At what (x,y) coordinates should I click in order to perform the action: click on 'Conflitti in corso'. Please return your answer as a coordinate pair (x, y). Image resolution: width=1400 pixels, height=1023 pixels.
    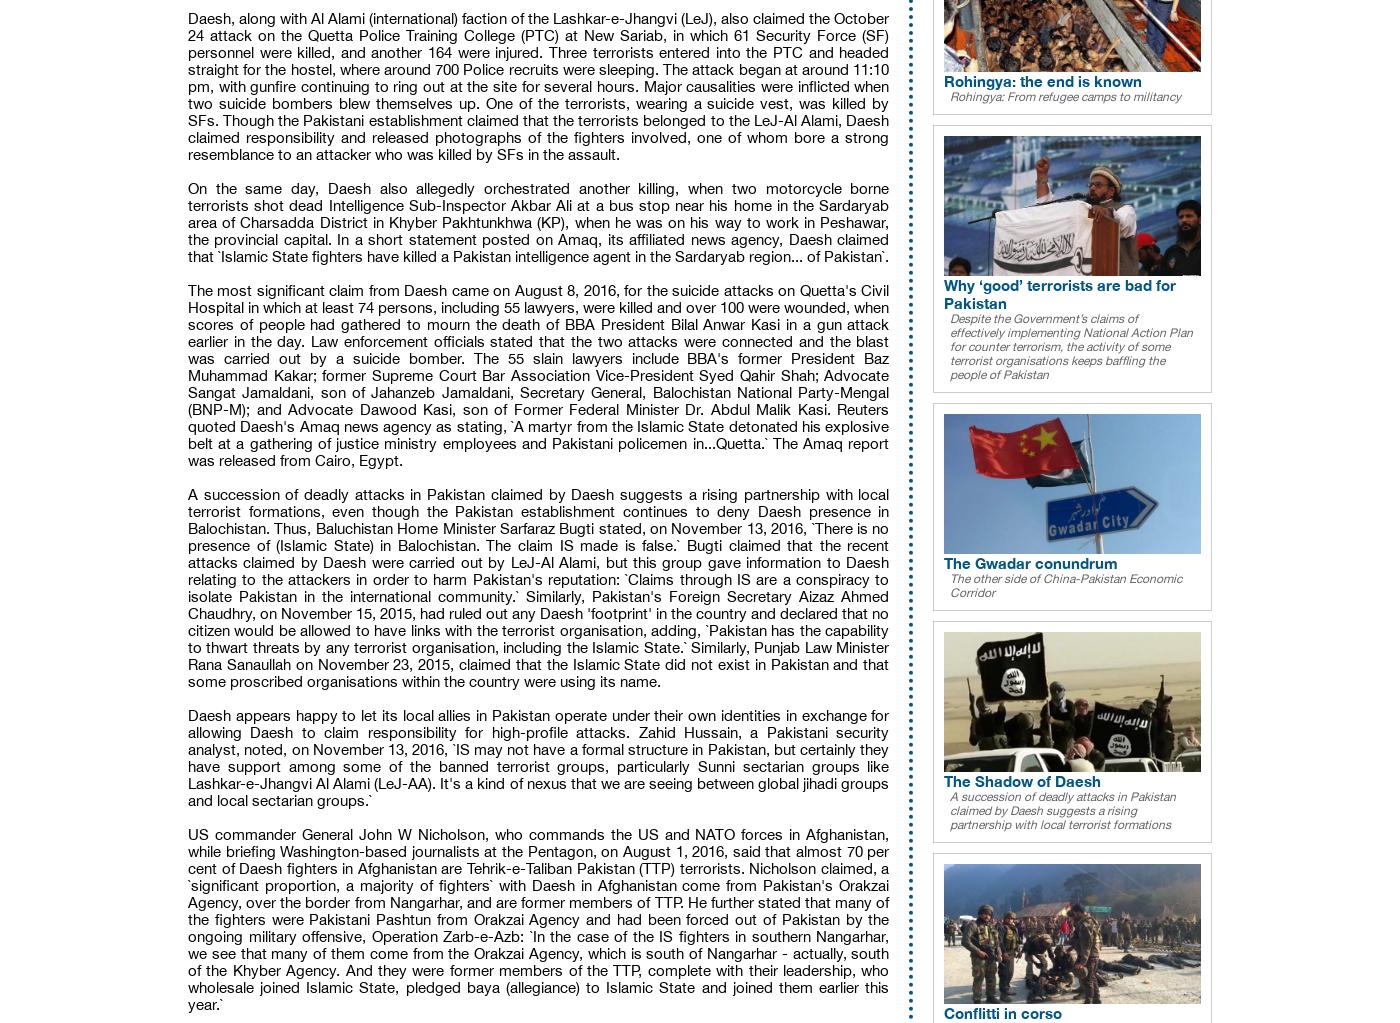
    Looking at the image, I should click on (944, 1010).